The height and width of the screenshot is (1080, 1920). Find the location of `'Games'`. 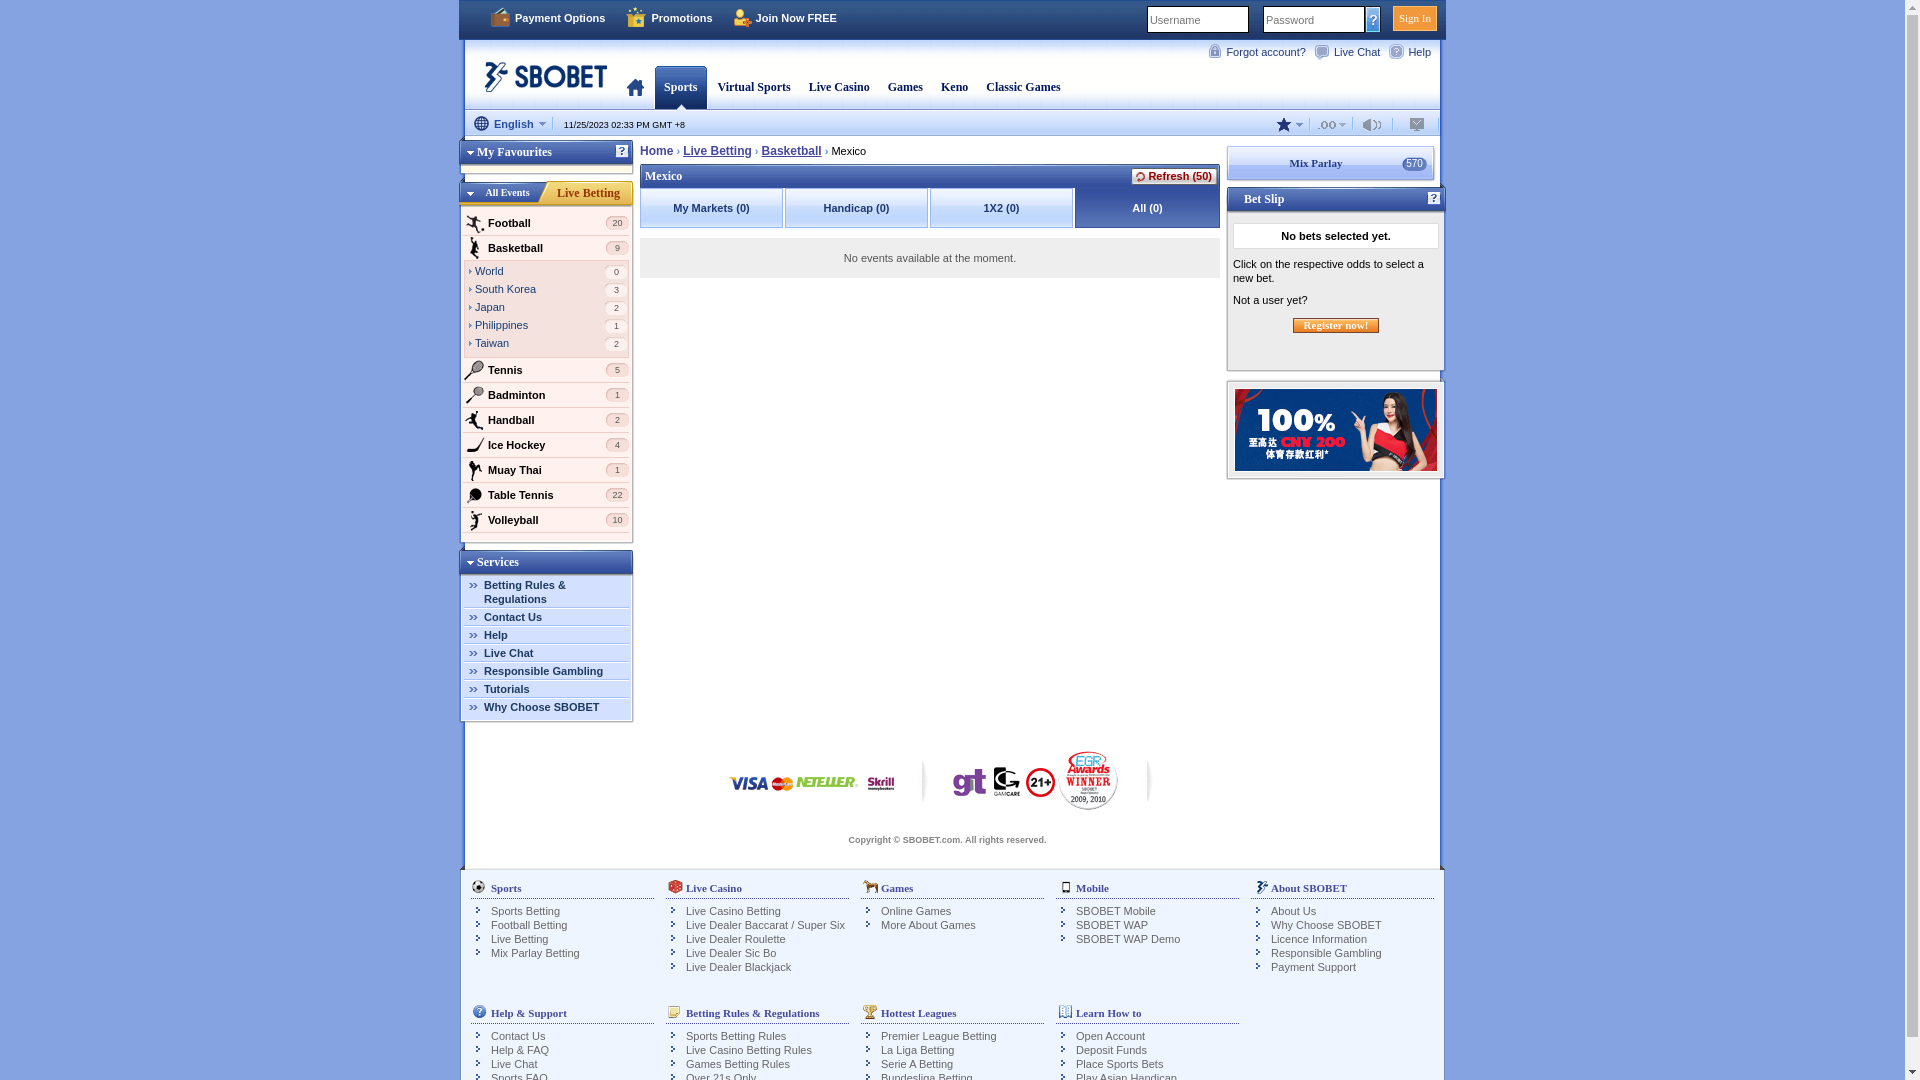

'Games' is located at coordinates (904, 86).